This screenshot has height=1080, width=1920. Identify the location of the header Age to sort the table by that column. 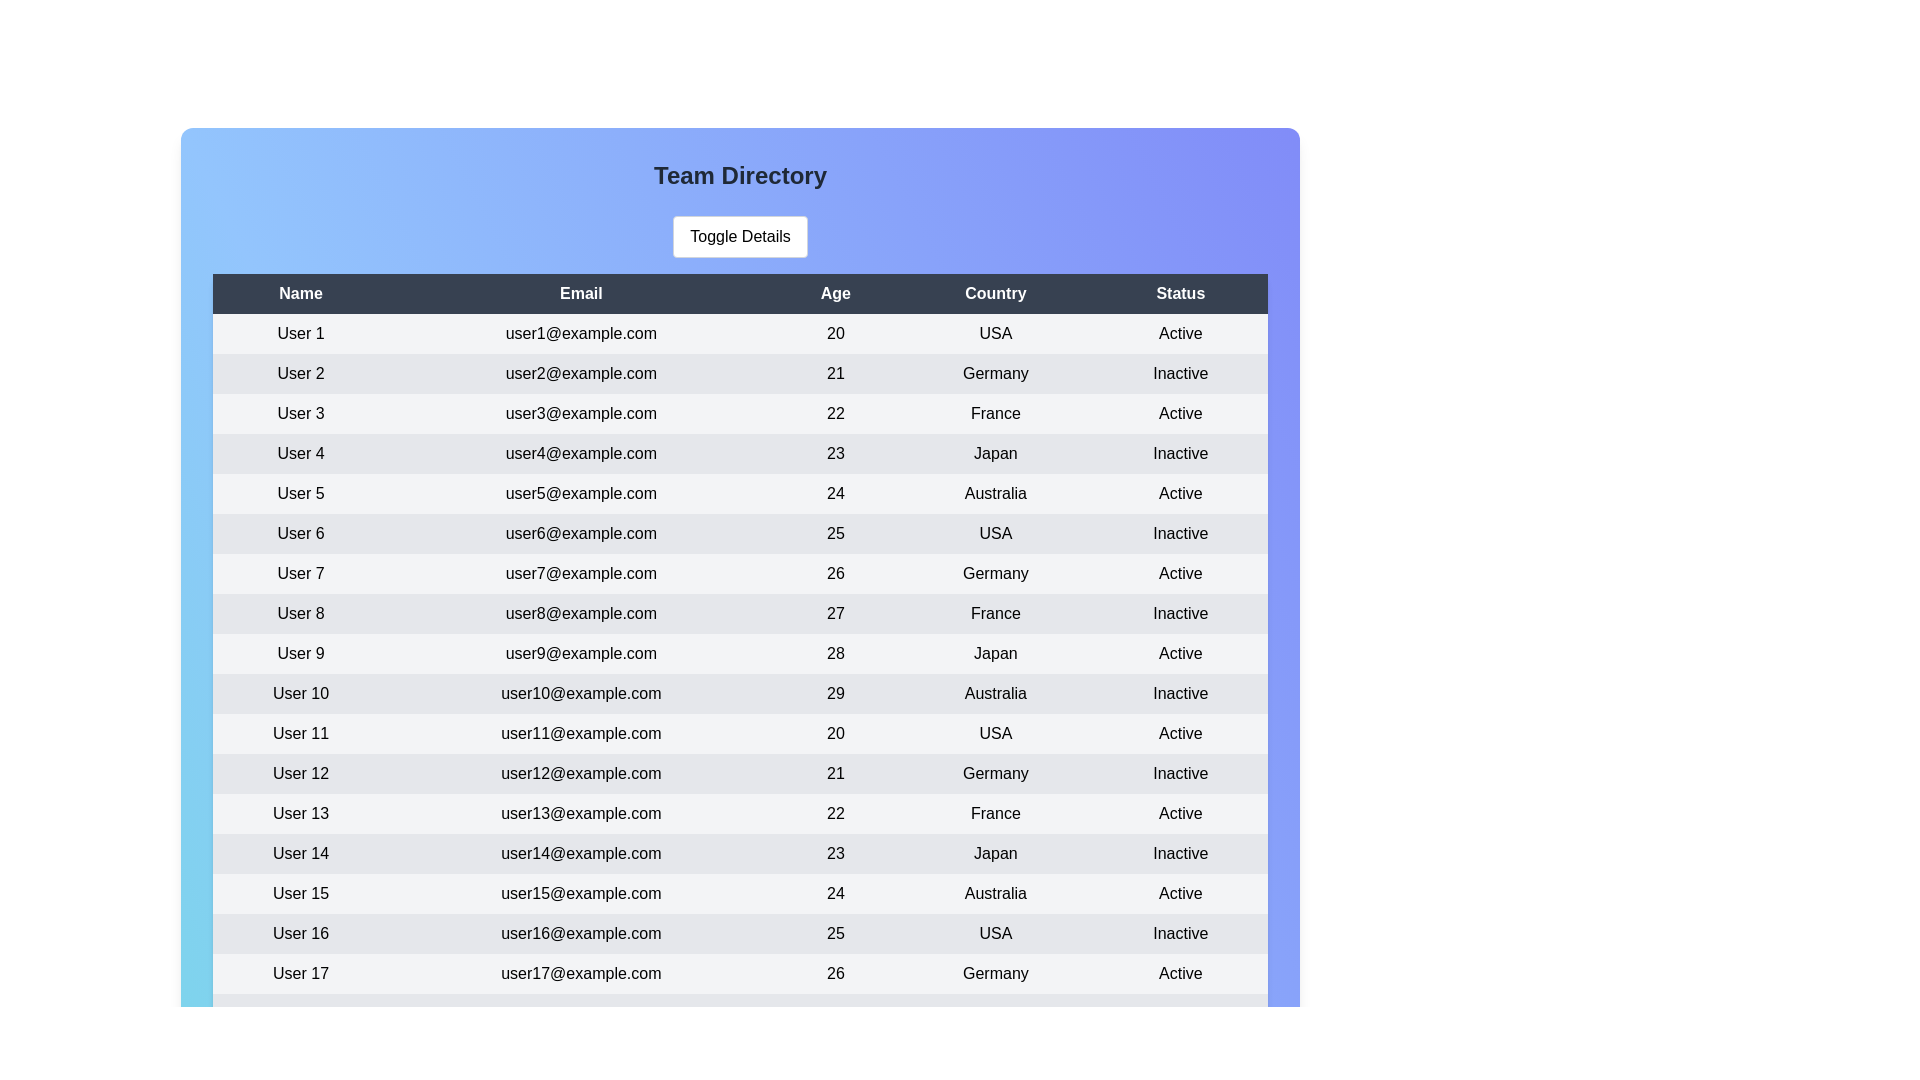
(835, 293).